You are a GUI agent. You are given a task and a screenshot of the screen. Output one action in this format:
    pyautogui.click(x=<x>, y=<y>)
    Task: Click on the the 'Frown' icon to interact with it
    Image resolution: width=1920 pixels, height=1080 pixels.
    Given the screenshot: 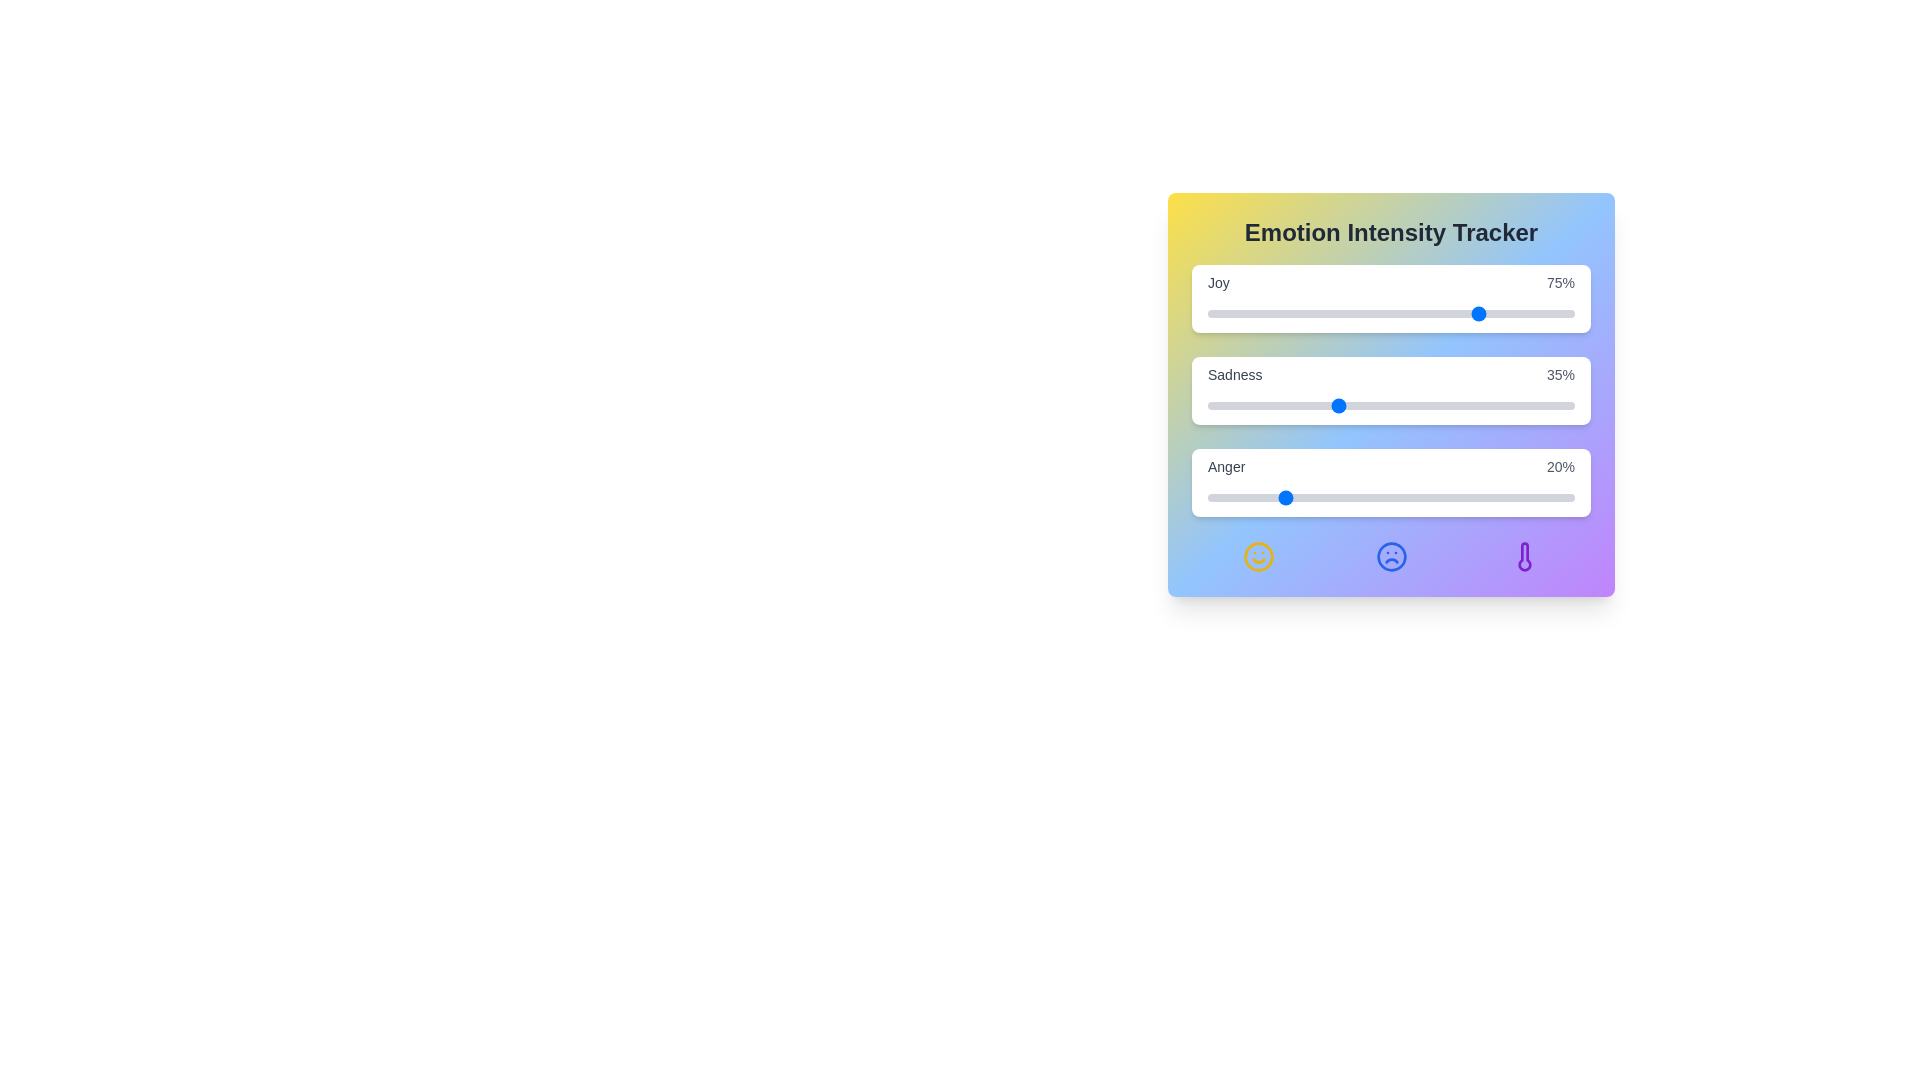 What is the action you would take?
    pyautogui.click(x=1390, y=556)
    